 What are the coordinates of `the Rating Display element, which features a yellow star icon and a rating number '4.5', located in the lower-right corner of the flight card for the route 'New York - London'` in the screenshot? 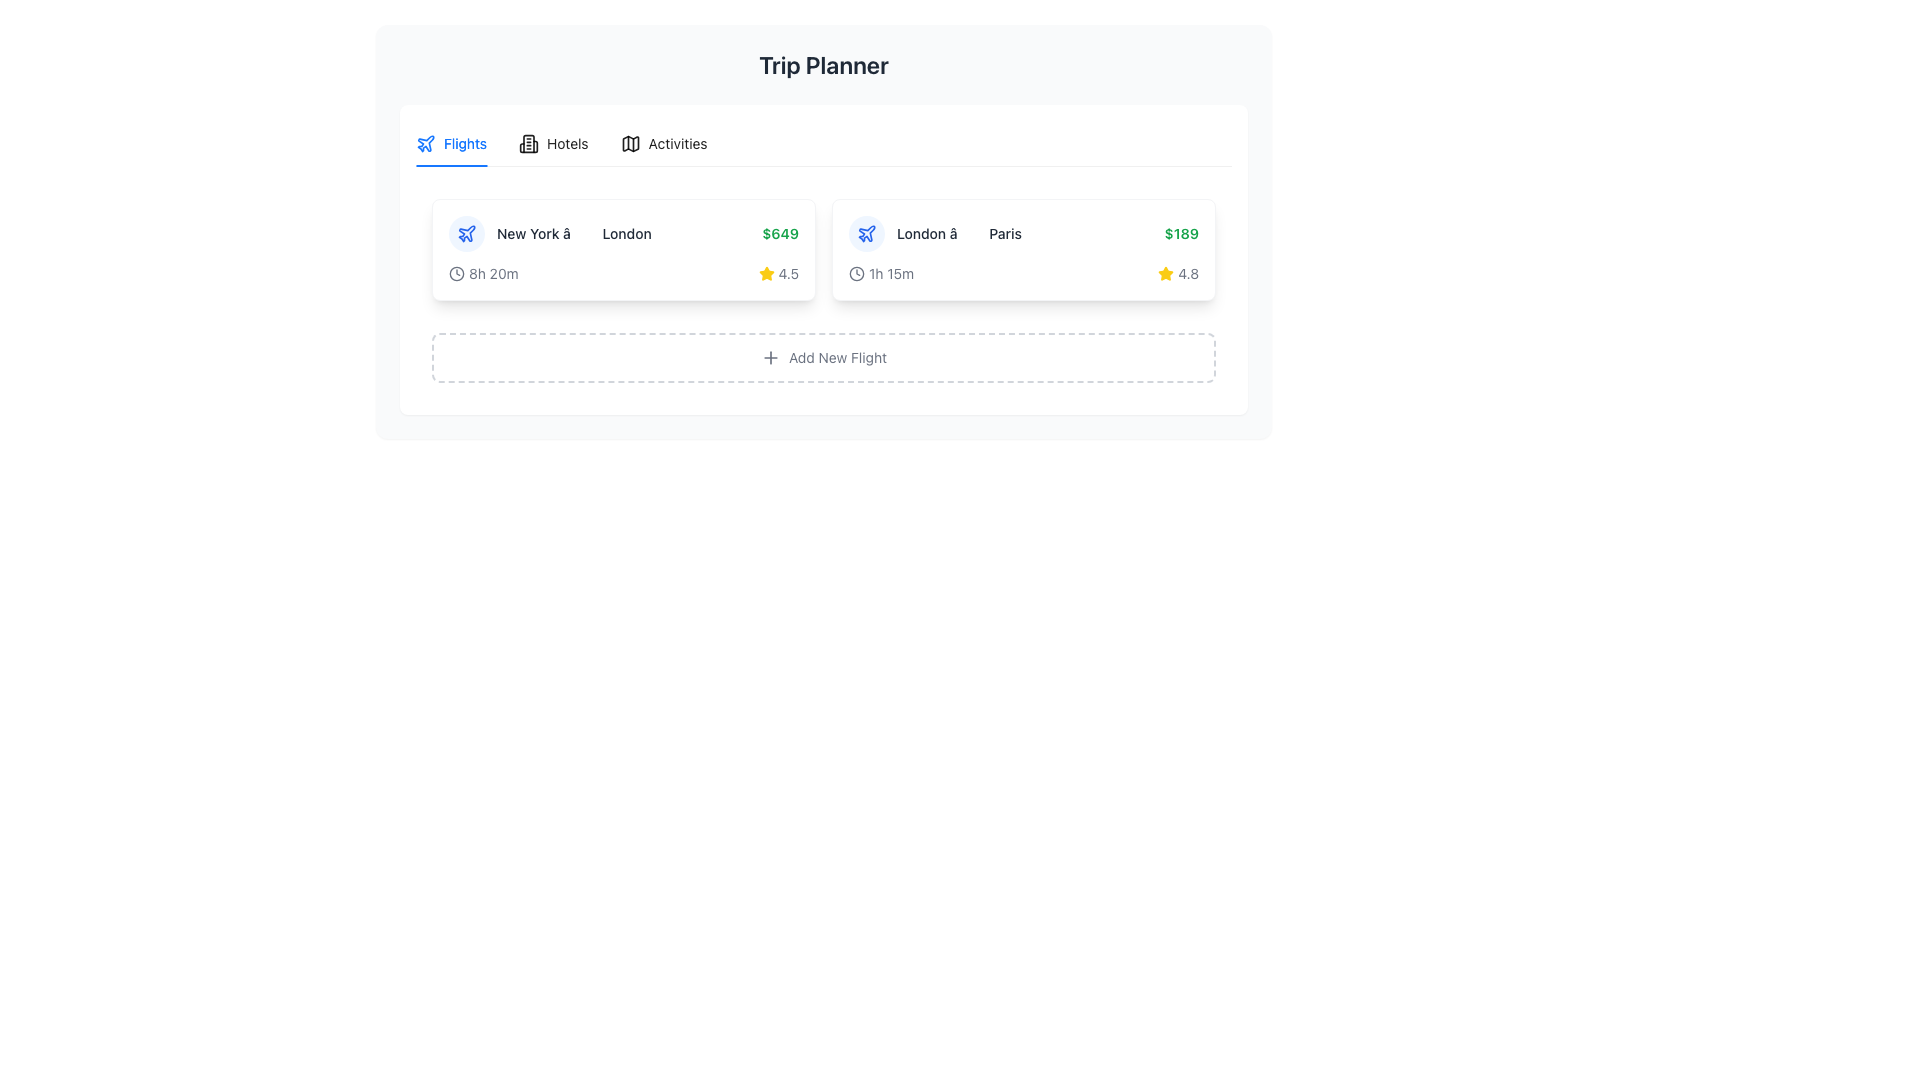 It's located at (777, 273).